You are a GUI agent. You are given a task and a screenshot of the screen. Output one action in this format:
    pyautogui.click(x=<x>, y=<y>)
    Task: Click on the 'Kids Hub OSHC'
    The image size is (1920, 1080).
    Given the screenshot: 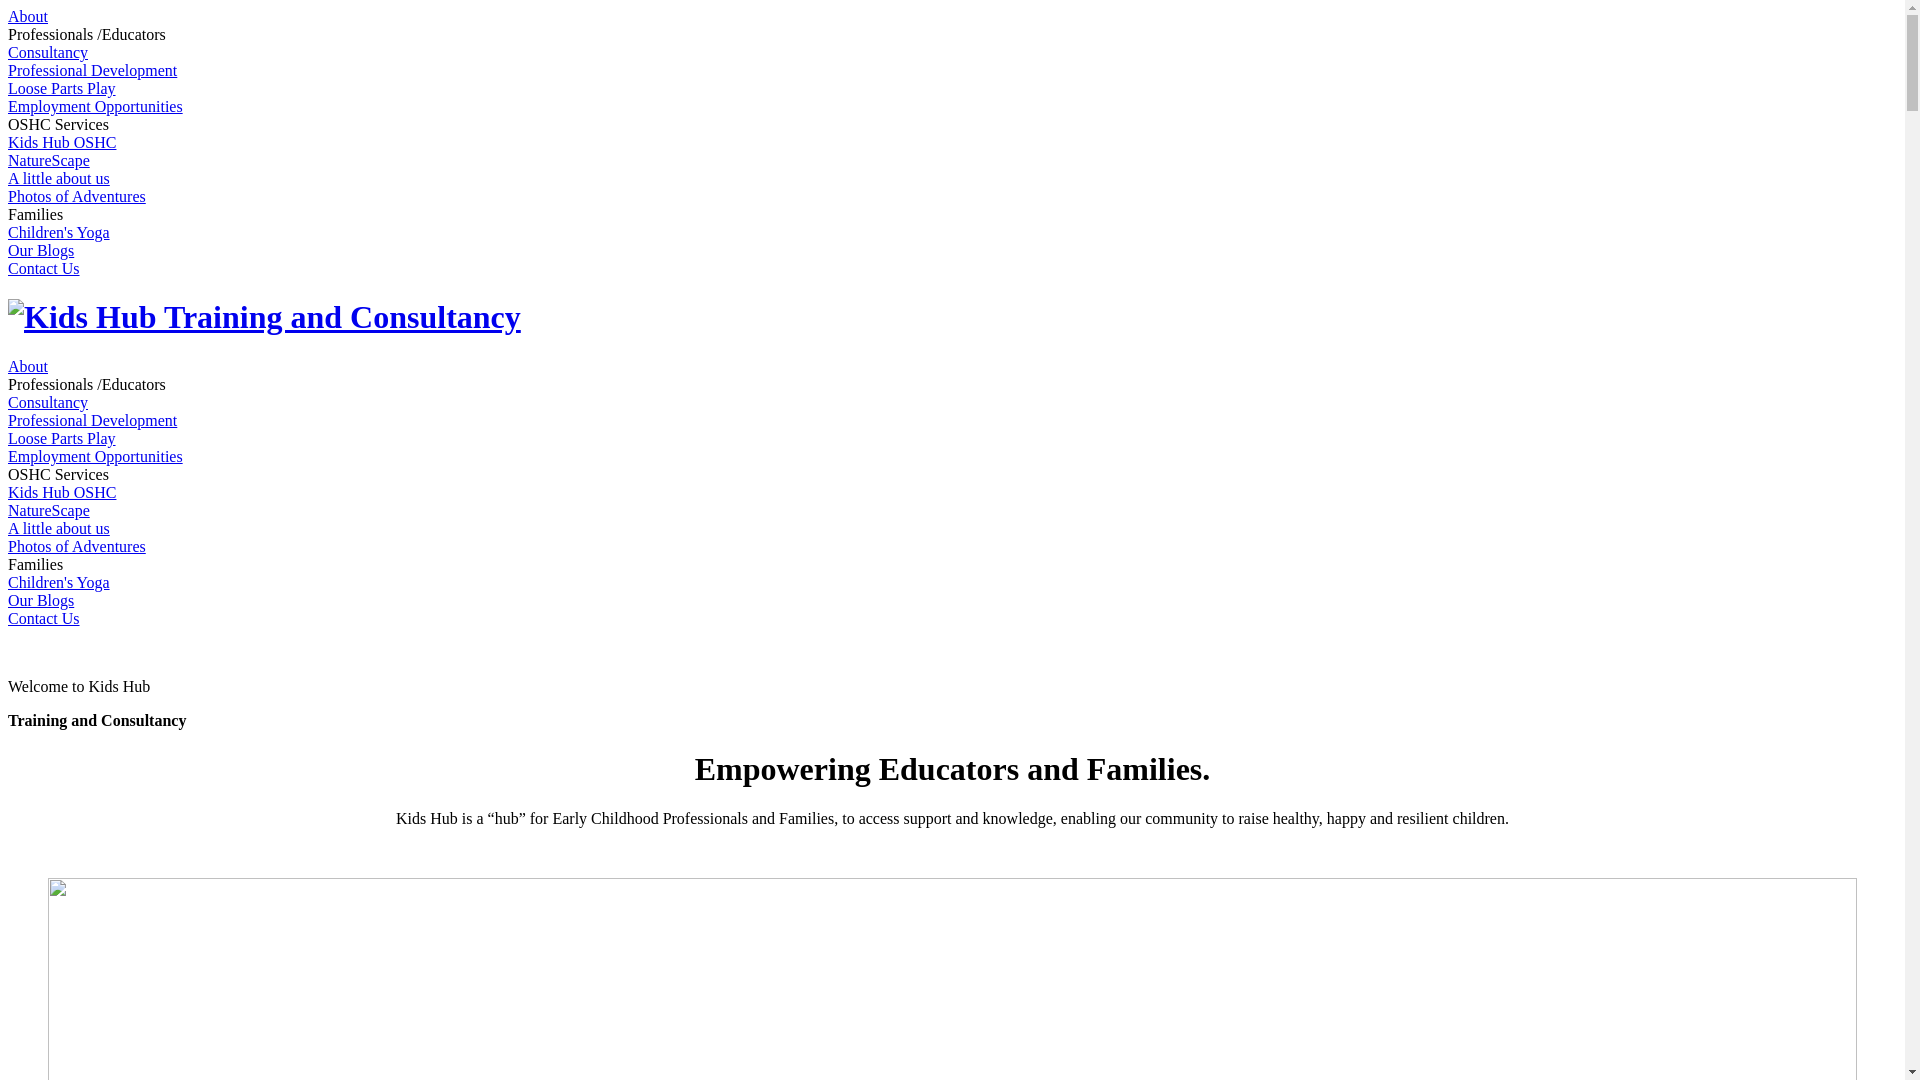 What is the action you would take?
    pyautogui.click(x=62, y=141)
    